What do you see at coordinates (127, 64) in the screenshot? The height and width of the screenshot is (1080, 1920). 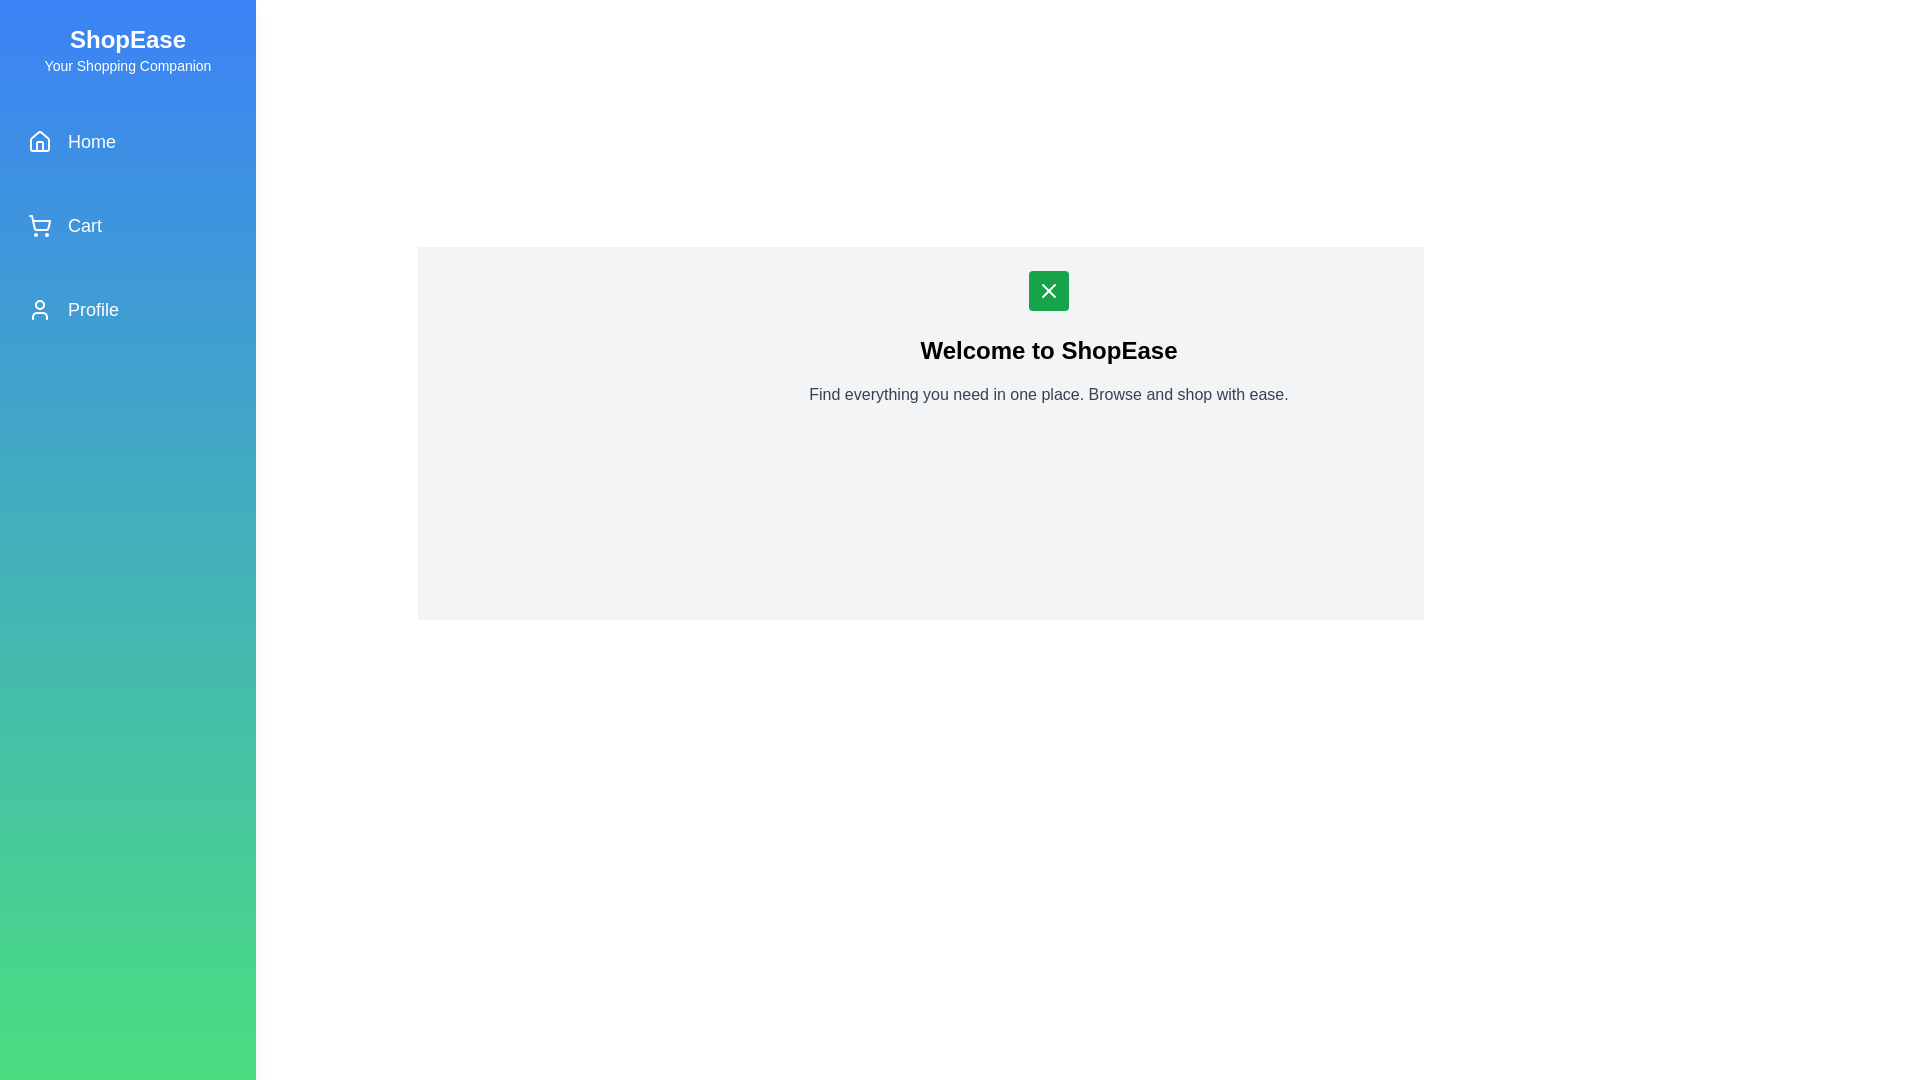 I see `the text label displaying 'Your Shopping Companion', which is located directly below the 'ShopEase' header in the sidebar area` at bounding box center [127, 64].